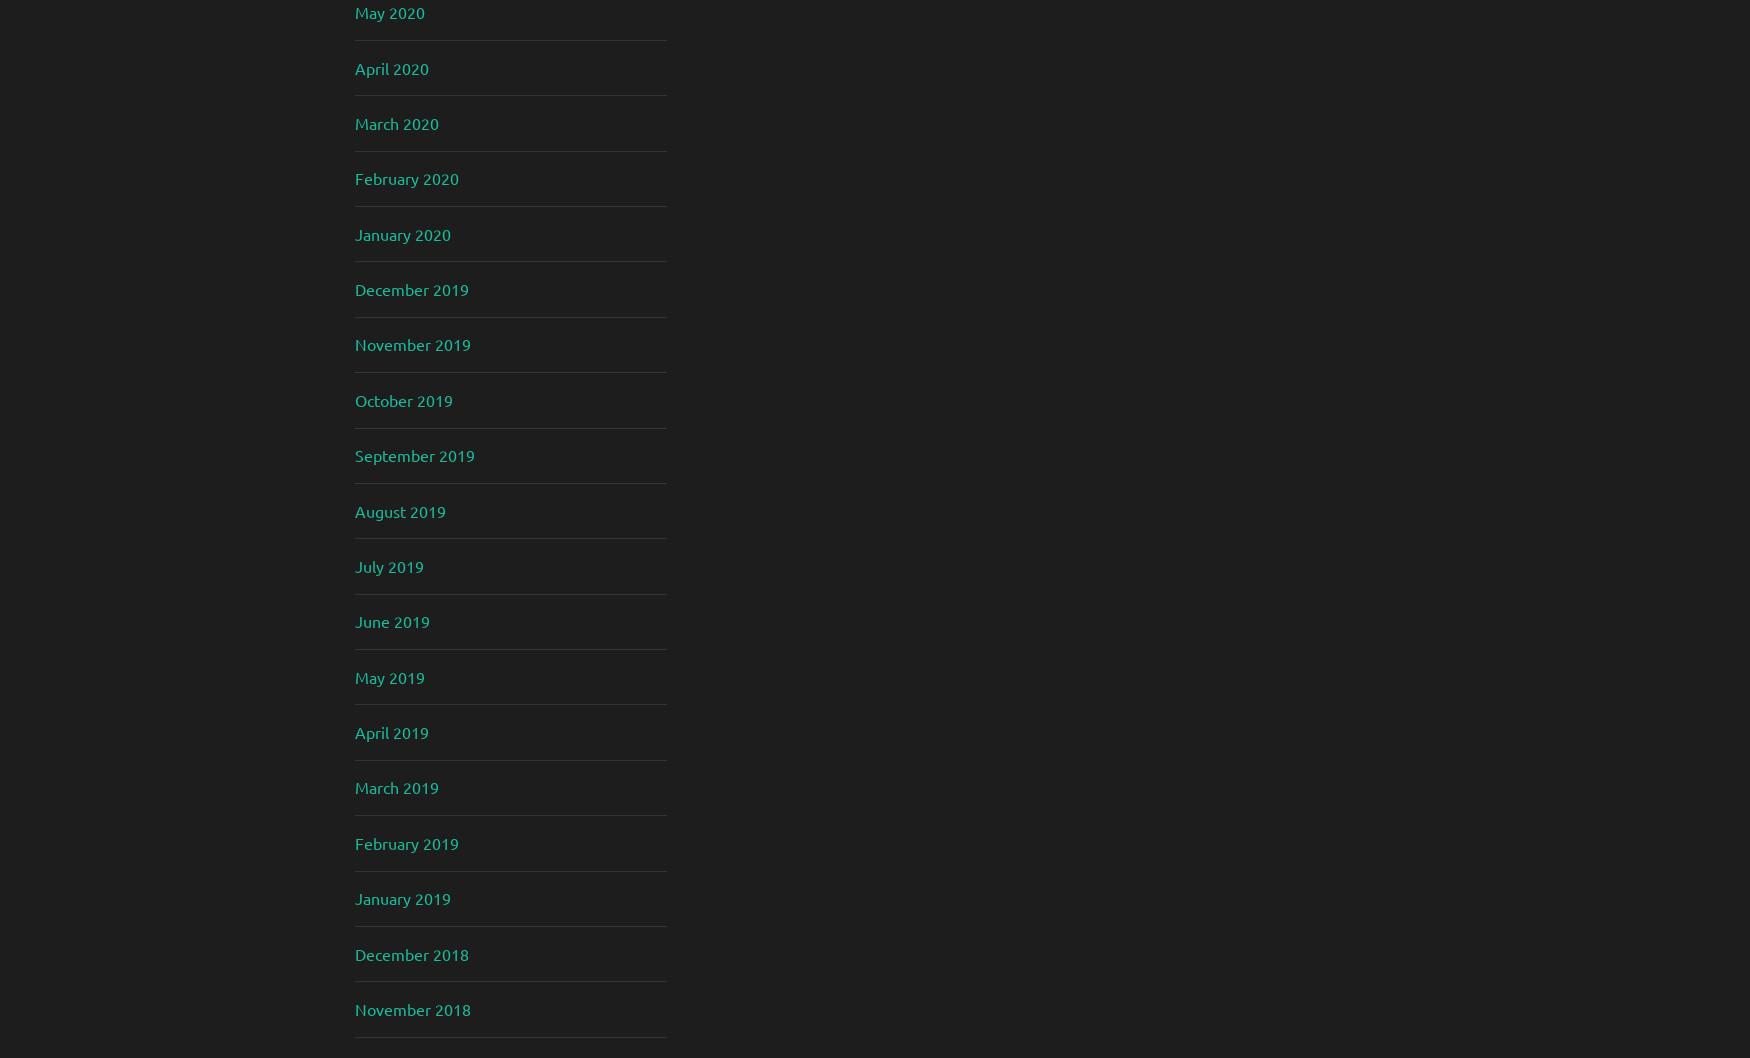 This screenshot has height=1058, width=1750. I want to click on 'April 2020', so click(391, 66).